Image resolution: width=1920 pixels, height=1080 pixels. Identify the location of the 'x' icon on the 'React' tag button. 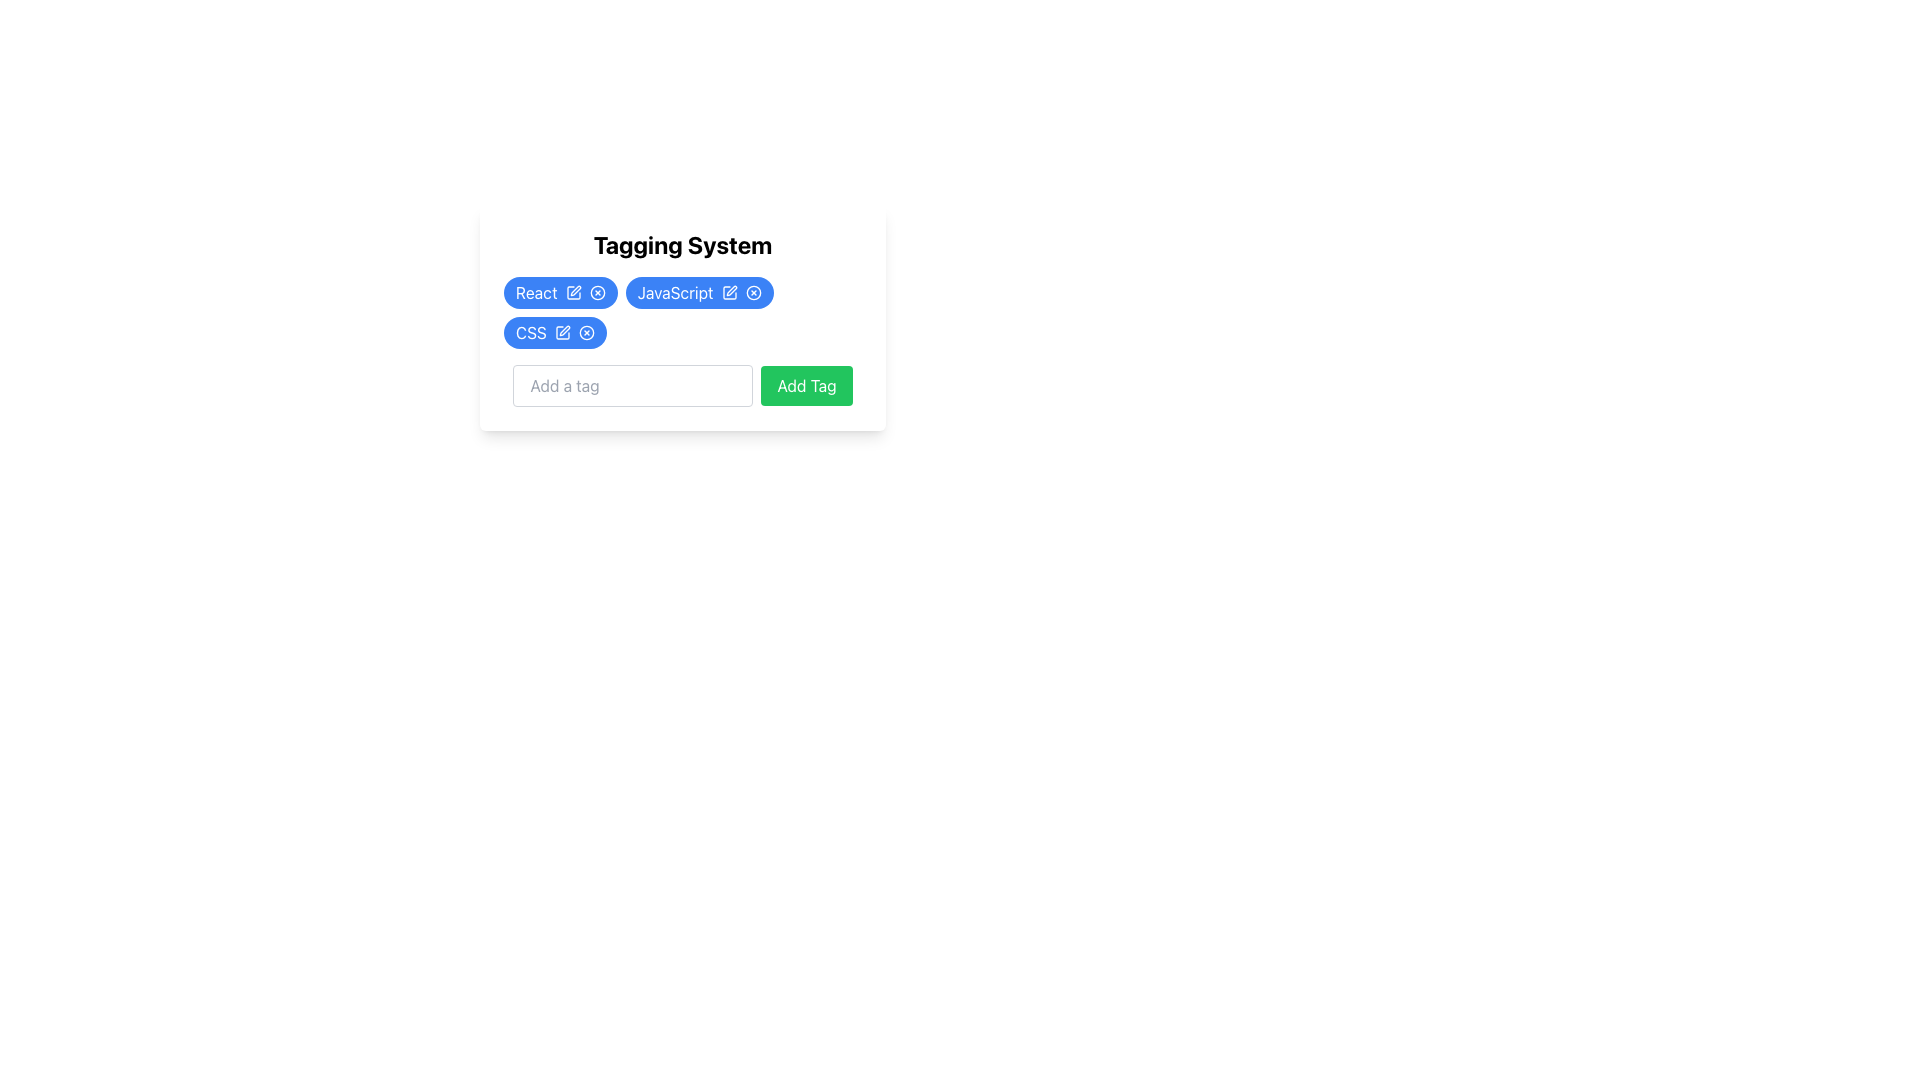
(560, 293).